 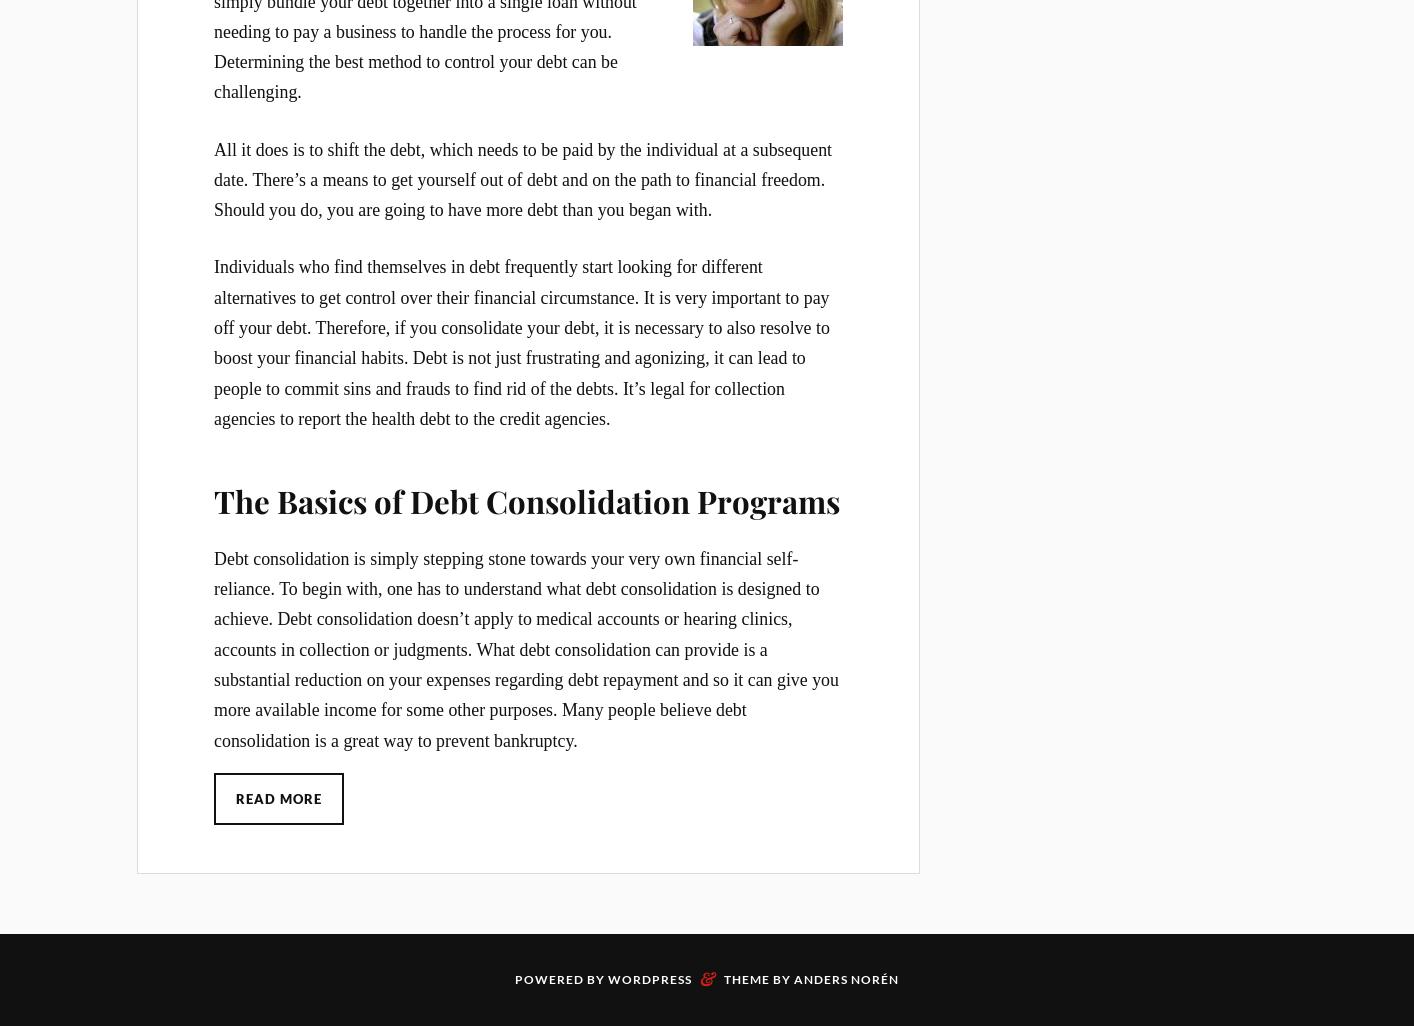 I want to click on 'Anders Norén', so click(x=845, y=978).